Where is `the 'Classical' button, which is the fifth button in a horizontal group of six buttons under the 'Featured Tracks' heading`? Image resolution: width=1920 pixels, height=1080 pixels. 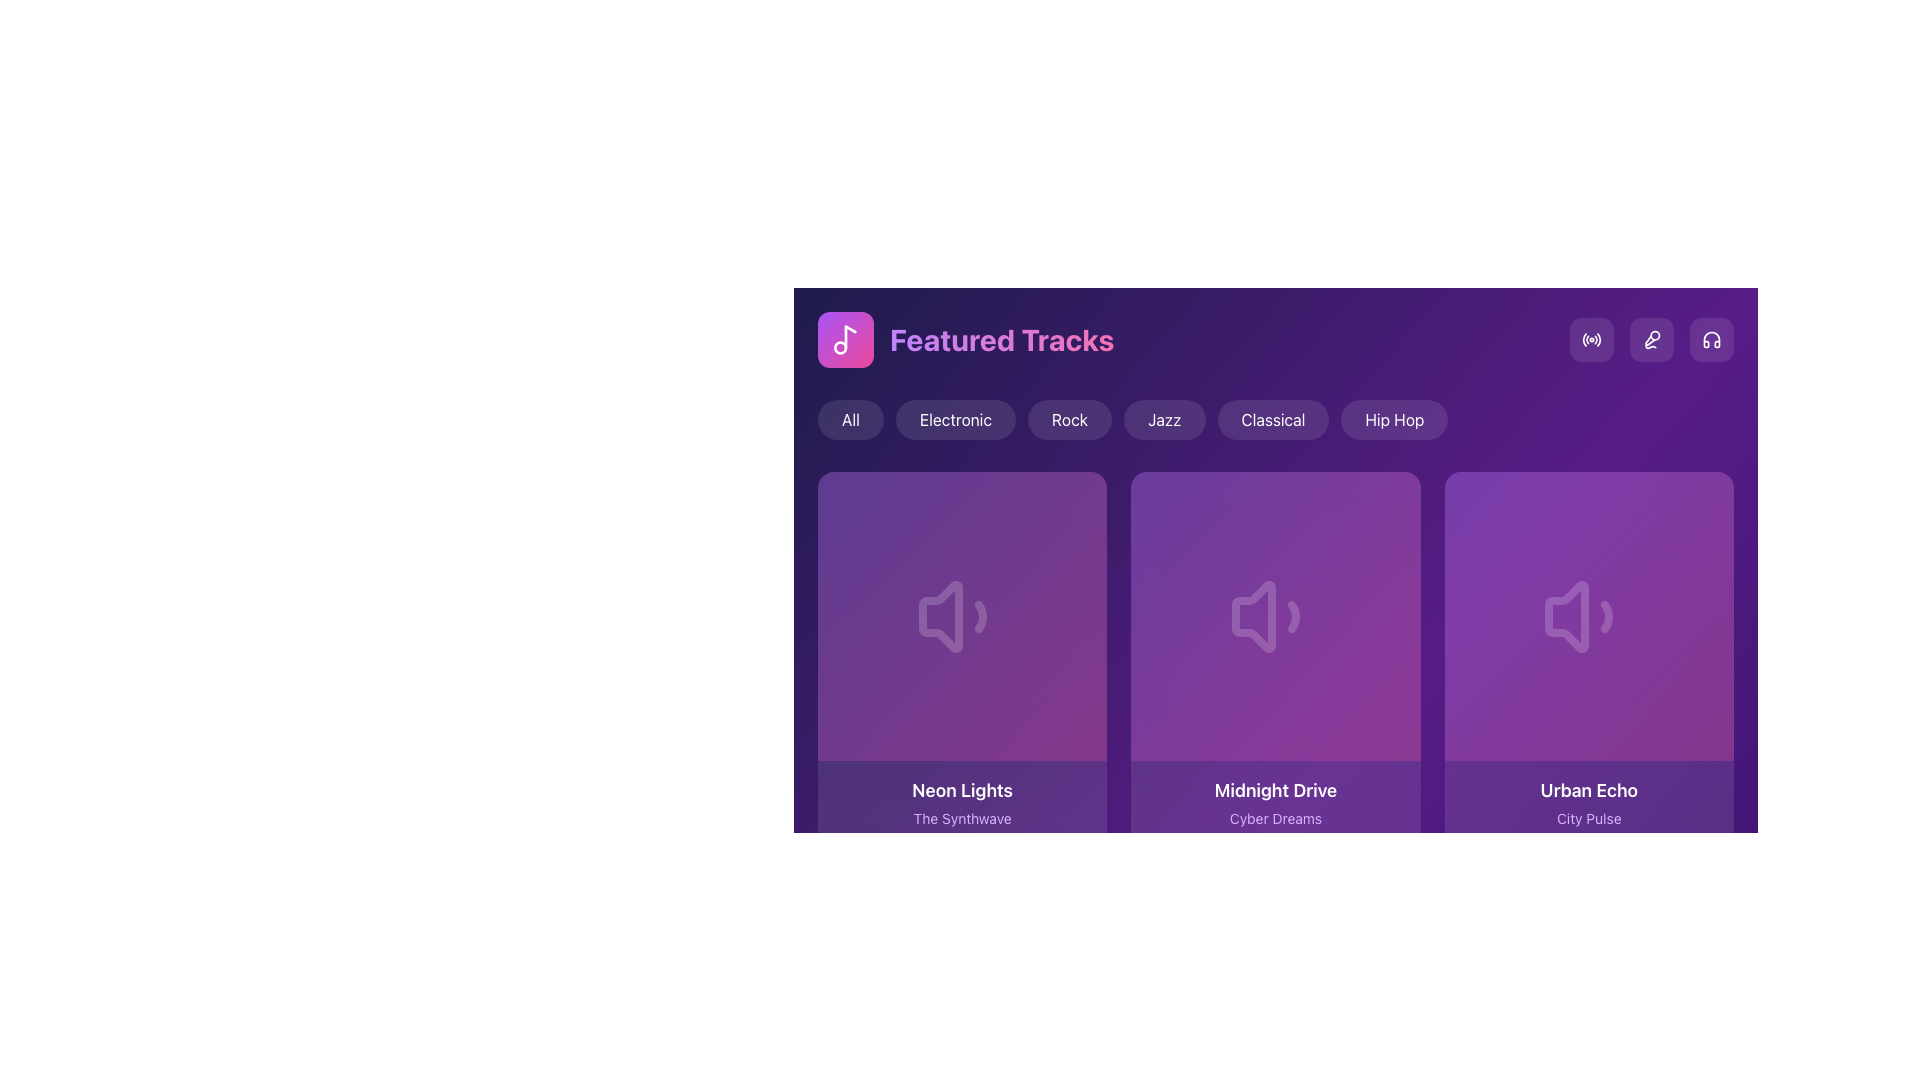
the 'Classical' button, which is the fifth button in a horizontal group of six buttons under the 'Featured Tracks' heading is located at coordinates (1272, 419).